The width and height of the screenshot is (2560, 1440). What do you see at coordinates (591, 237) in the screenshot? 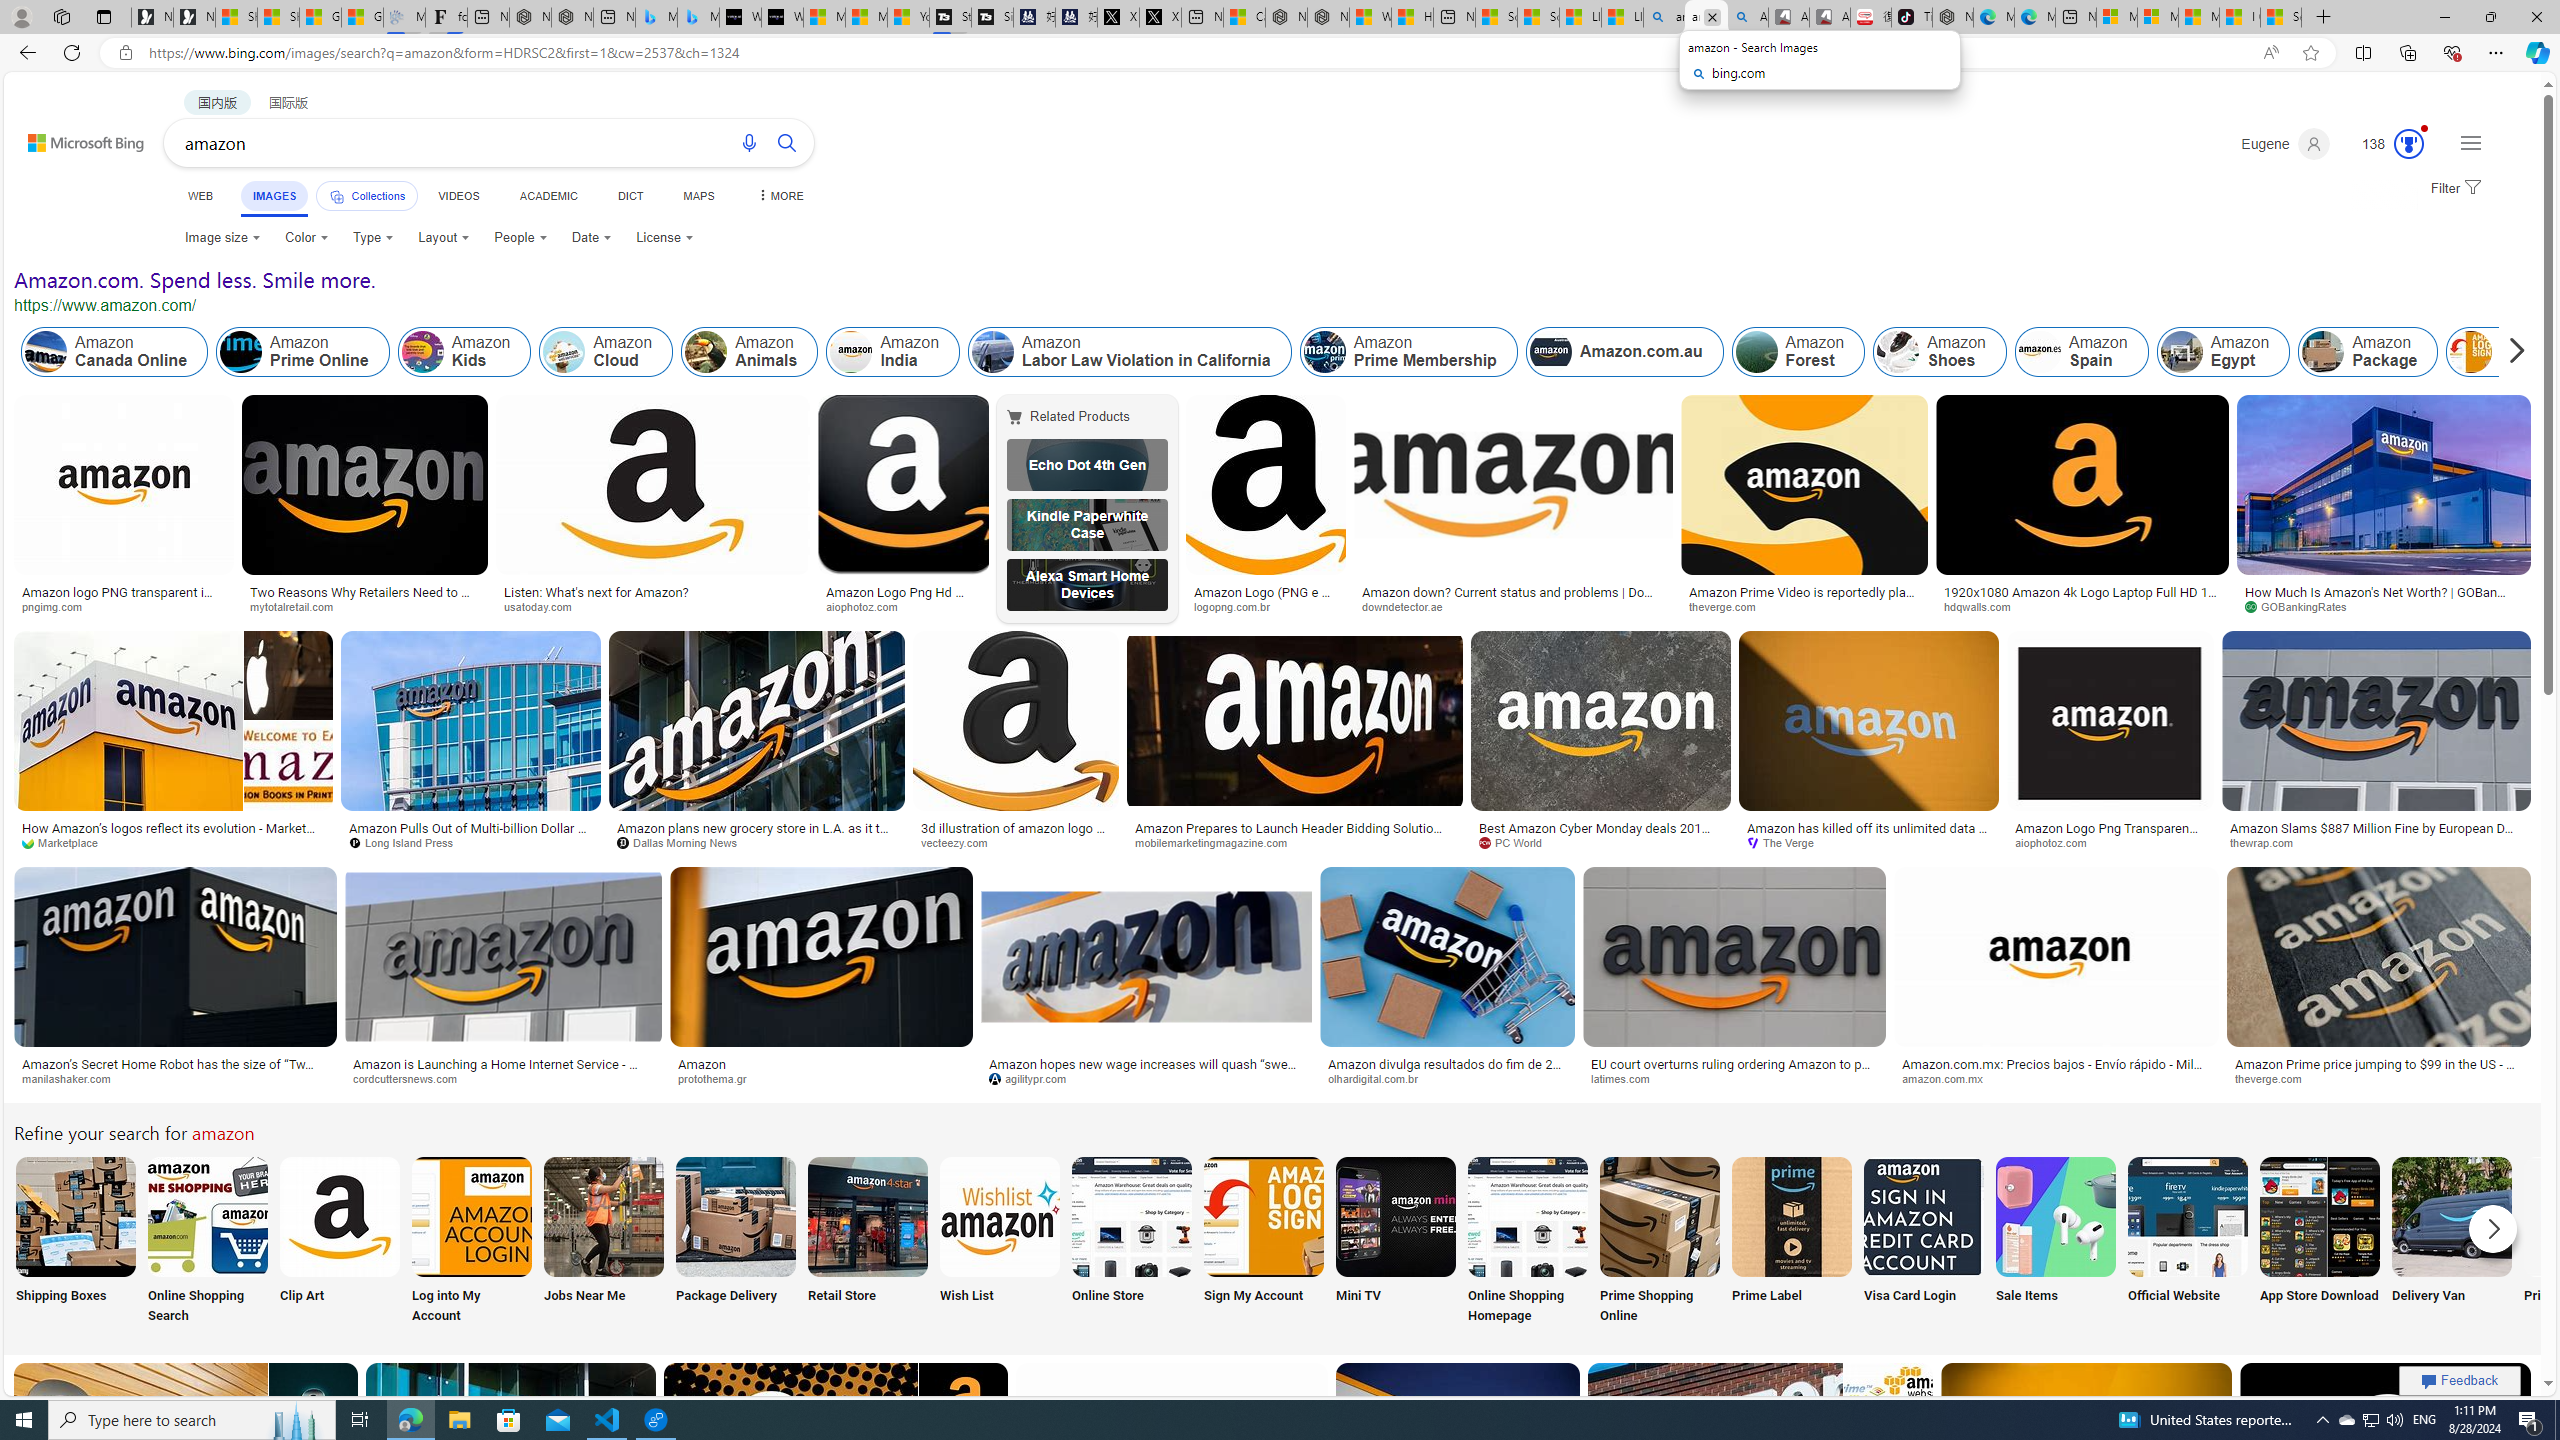
I see `'Date'` at bounding box center [591, 237].